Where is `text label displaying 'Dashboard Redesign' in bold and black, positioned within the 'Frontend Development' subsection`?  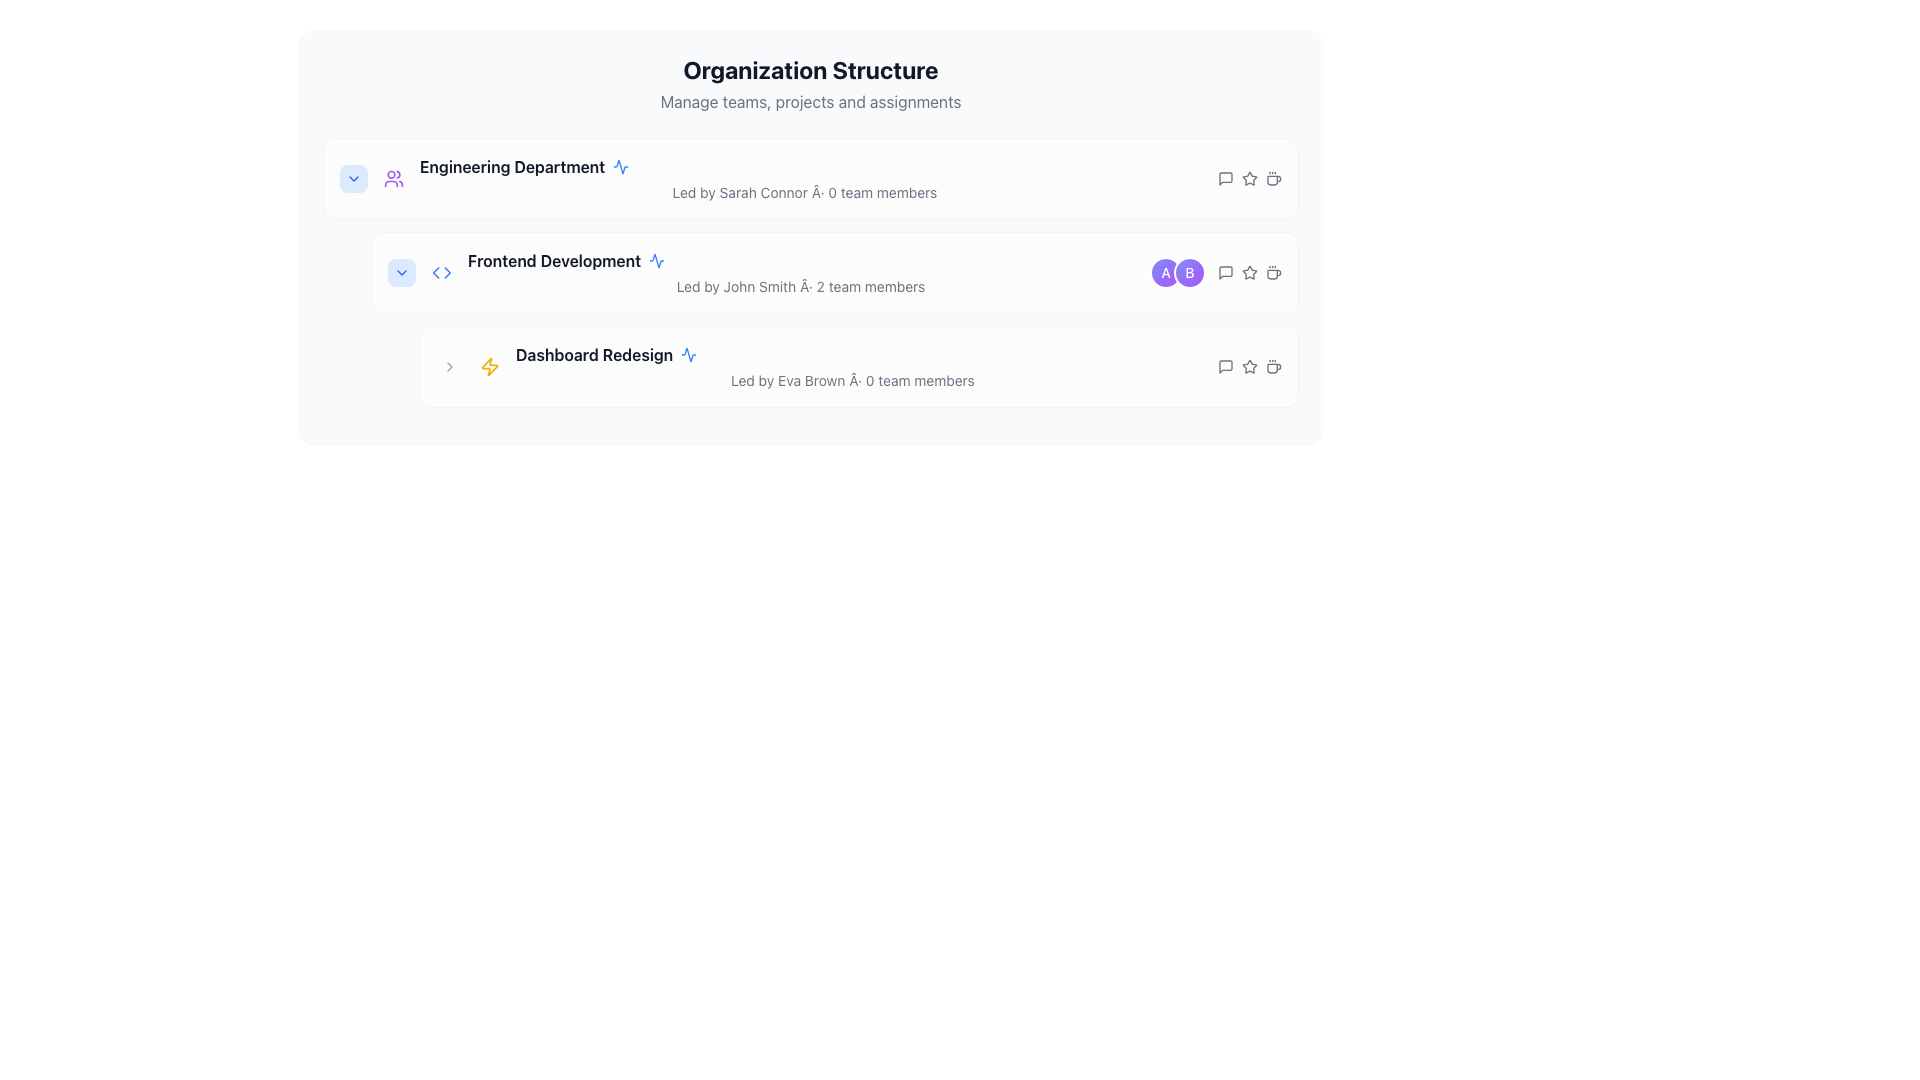
text label displaying 'Dashboard Redesign' in bold and black, positioned within the 'Frontend Development' subsection is located at coordinates (593, 353).